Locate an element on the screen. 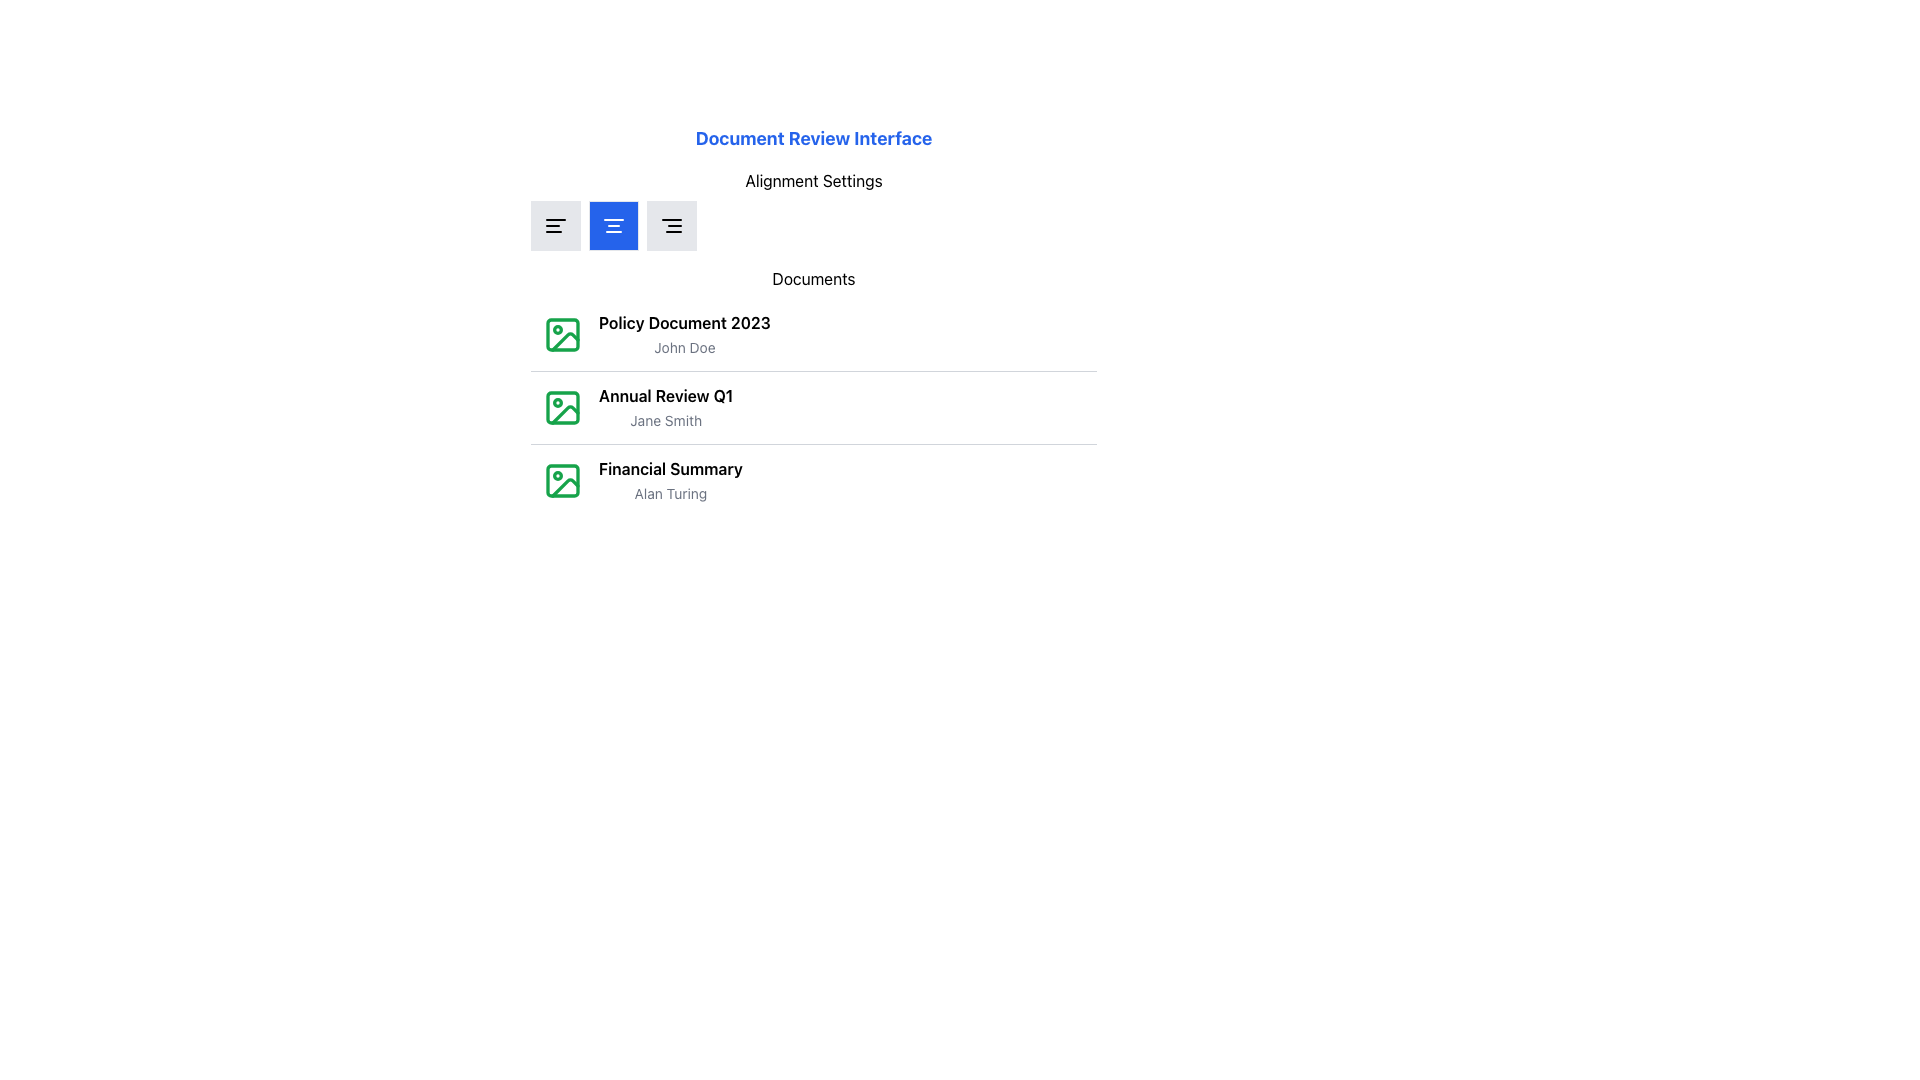 Image resolution: width=1920 pixels, height=1080 pixels. text of the header label located at the top of the document list, which identifies the section's content is located at coordinates (814, 278).